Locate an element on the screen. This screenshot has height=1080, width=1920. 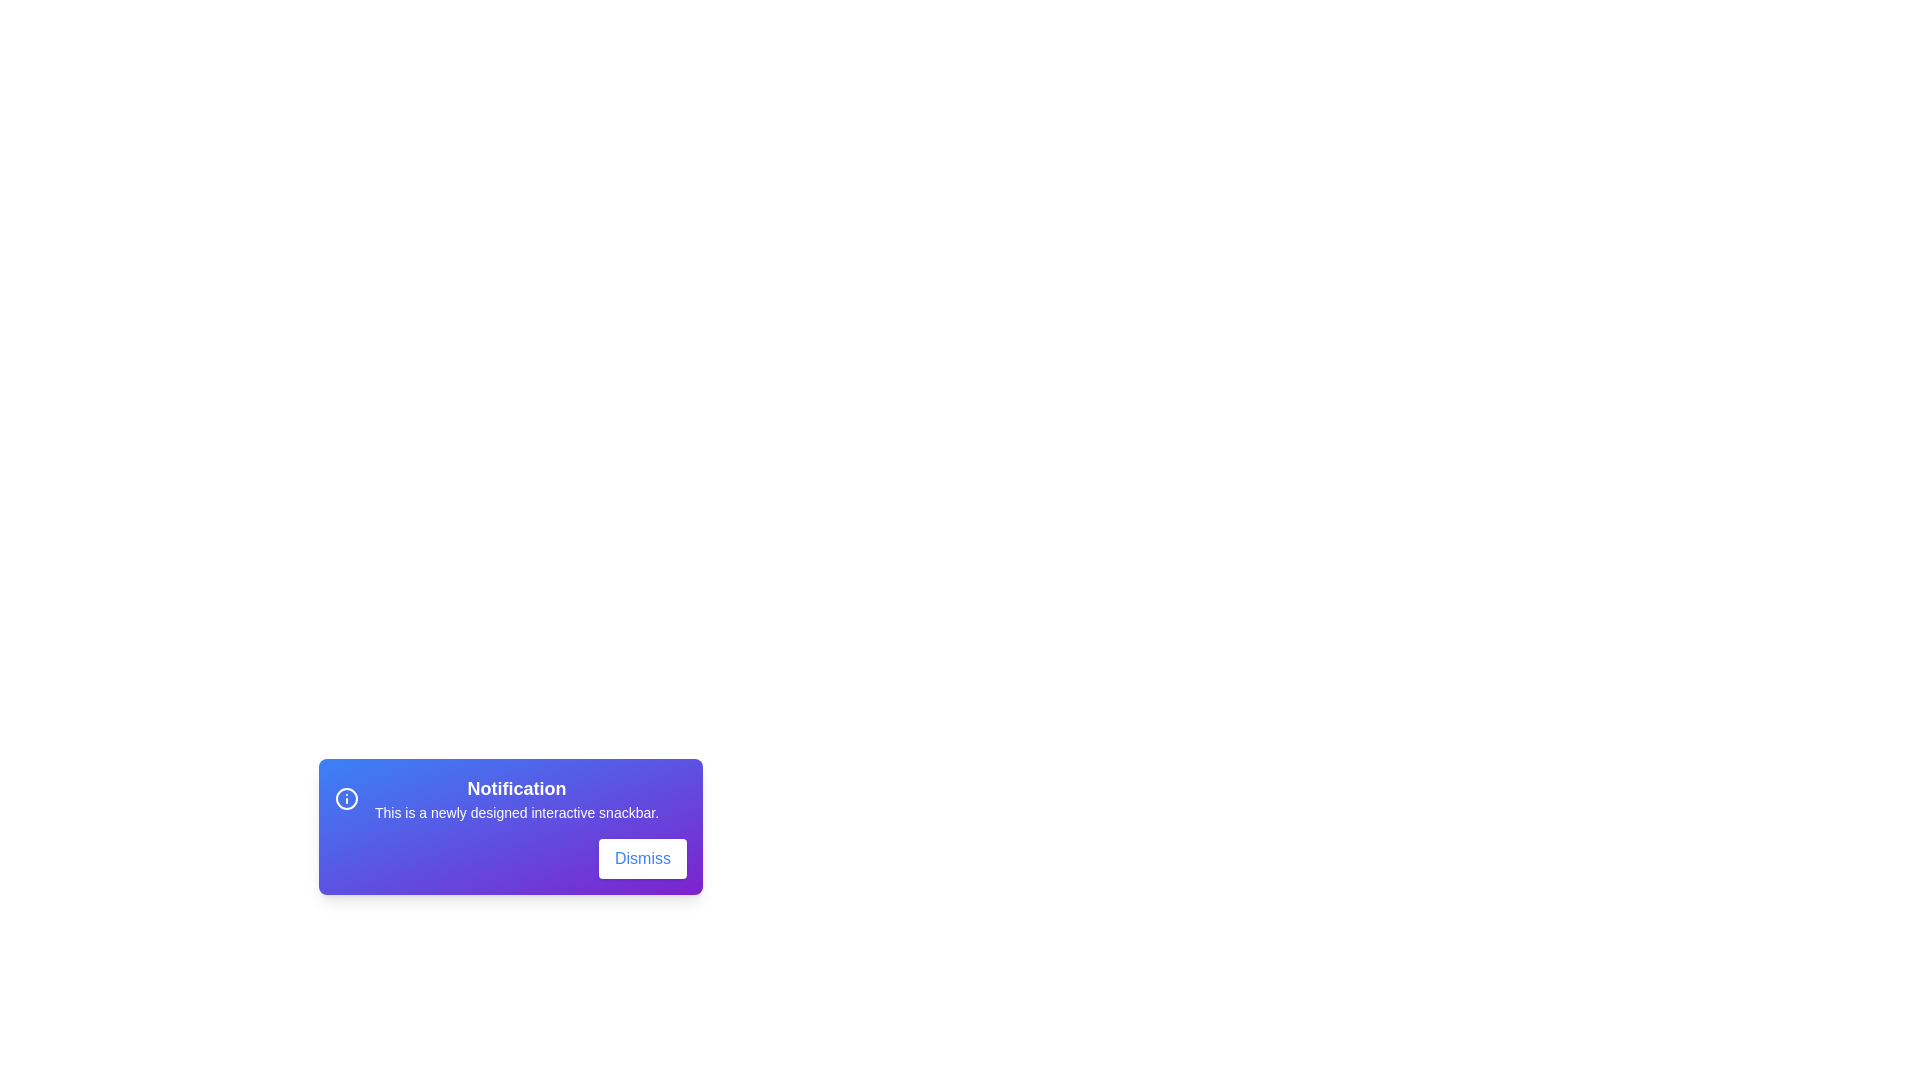
notification text block styled with bold and normal text, which is positioned near the top section of the snackbar and is horizontally centered above the 'Dismiss' button is located at coordinates (510, 797).